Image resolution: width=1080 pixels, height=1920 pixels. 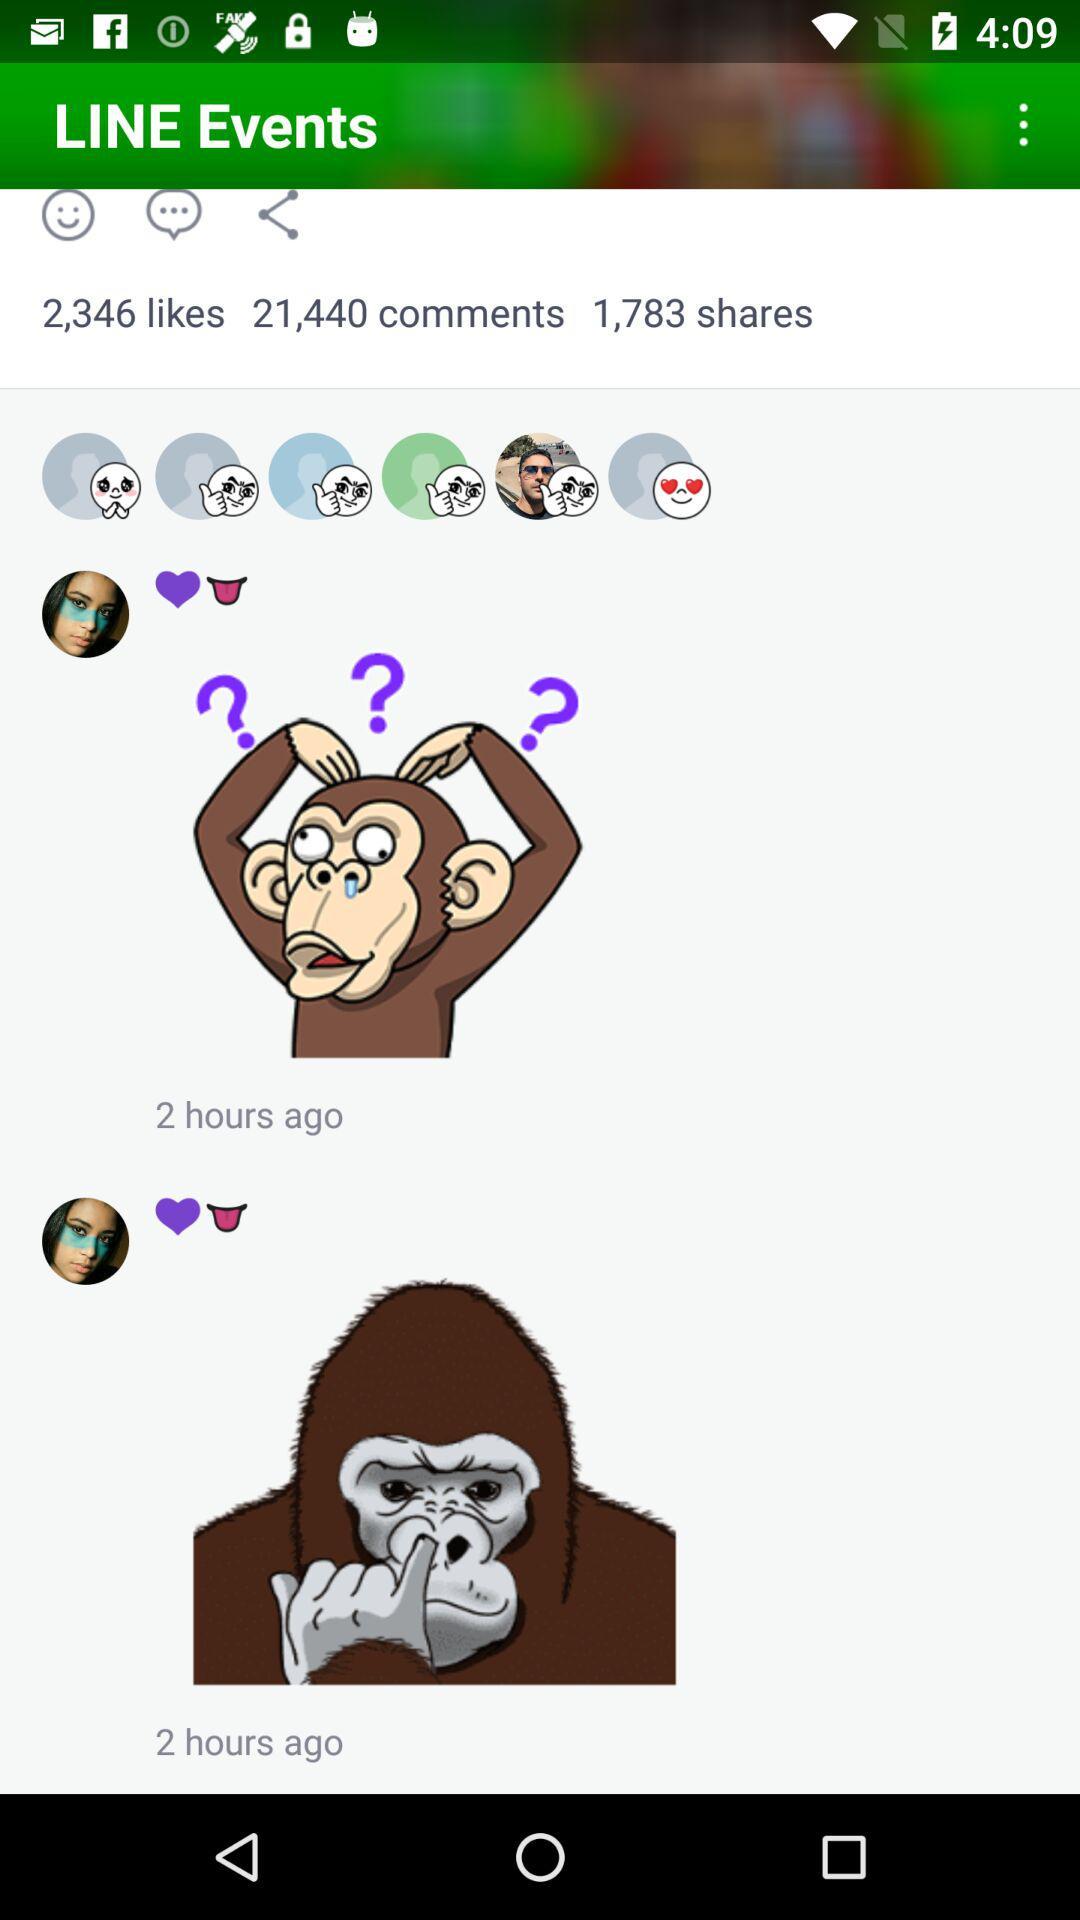 I want to click on the 2,346 likes item, so click(x=133, y=312).